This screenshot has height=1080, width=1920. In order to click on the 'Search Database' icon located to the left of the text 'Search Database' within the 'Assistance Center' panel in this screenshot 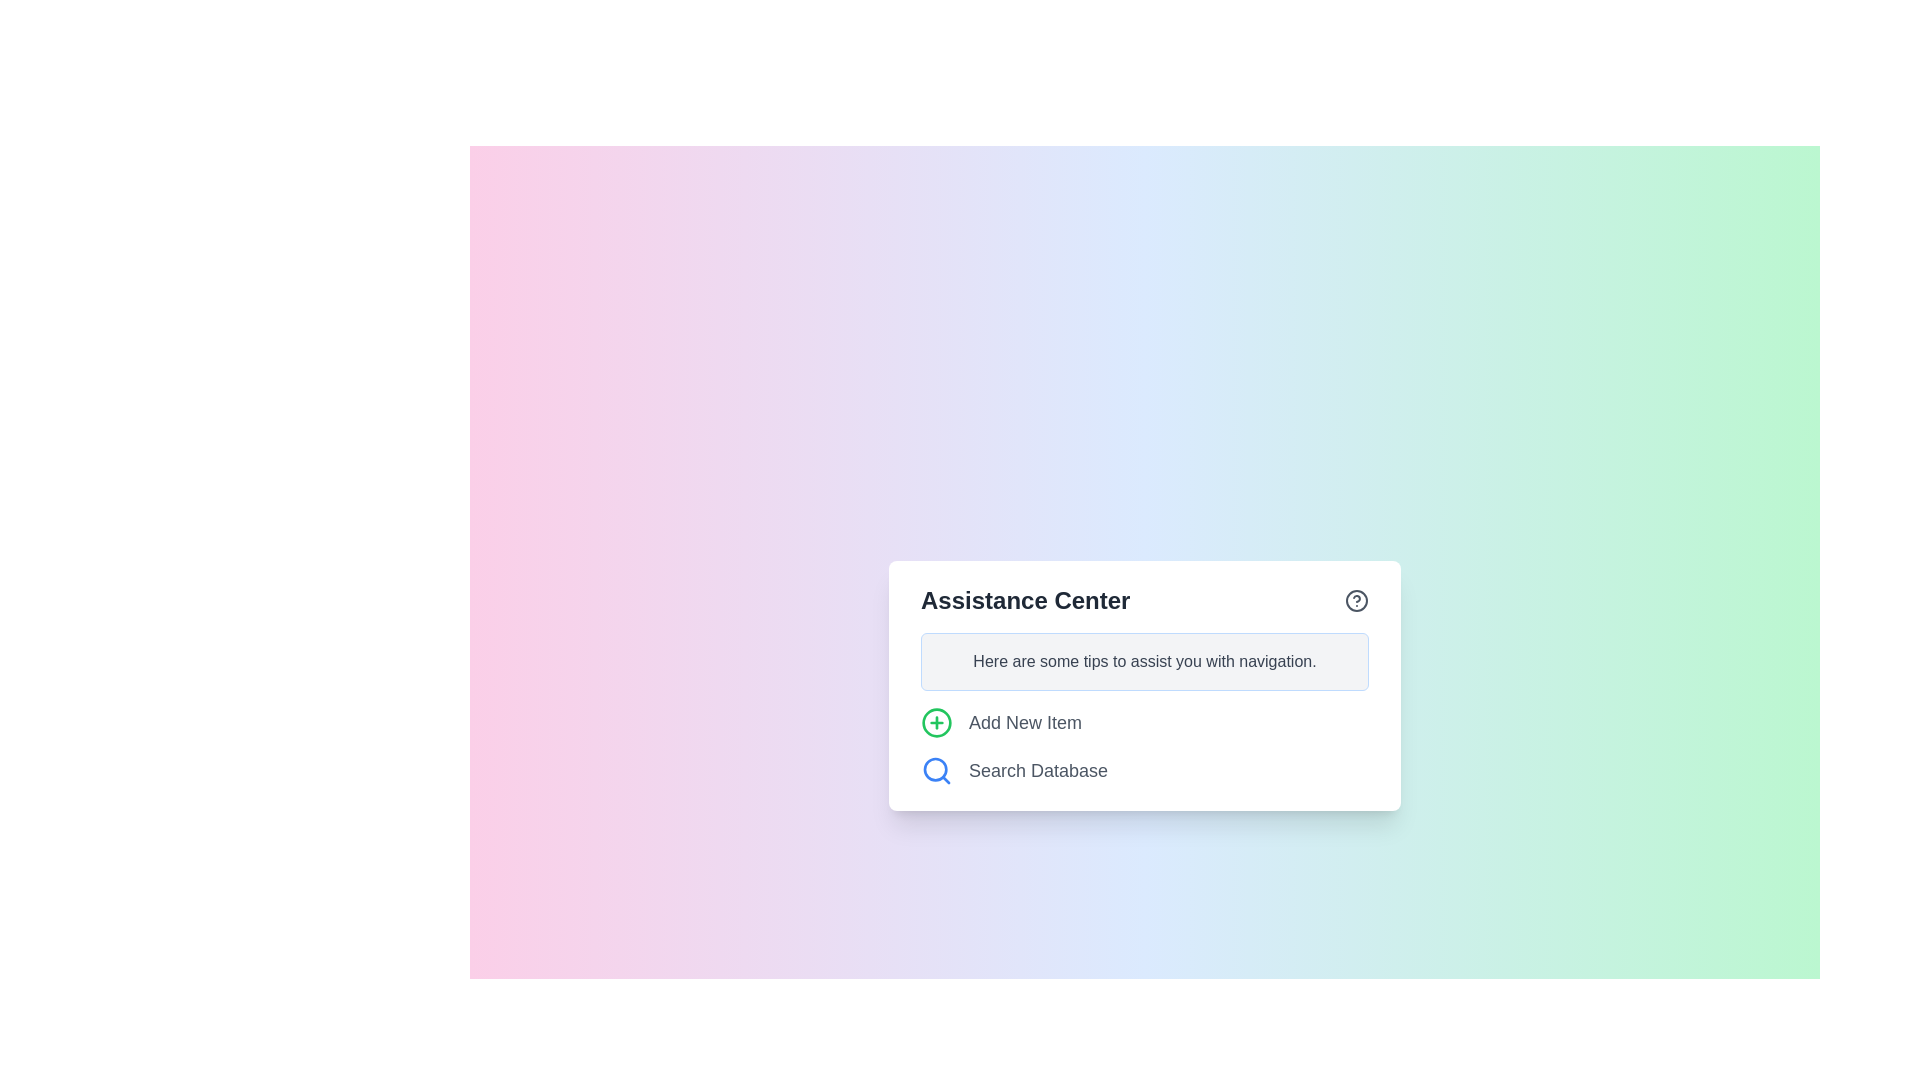, I will do `click(935, 770)`.